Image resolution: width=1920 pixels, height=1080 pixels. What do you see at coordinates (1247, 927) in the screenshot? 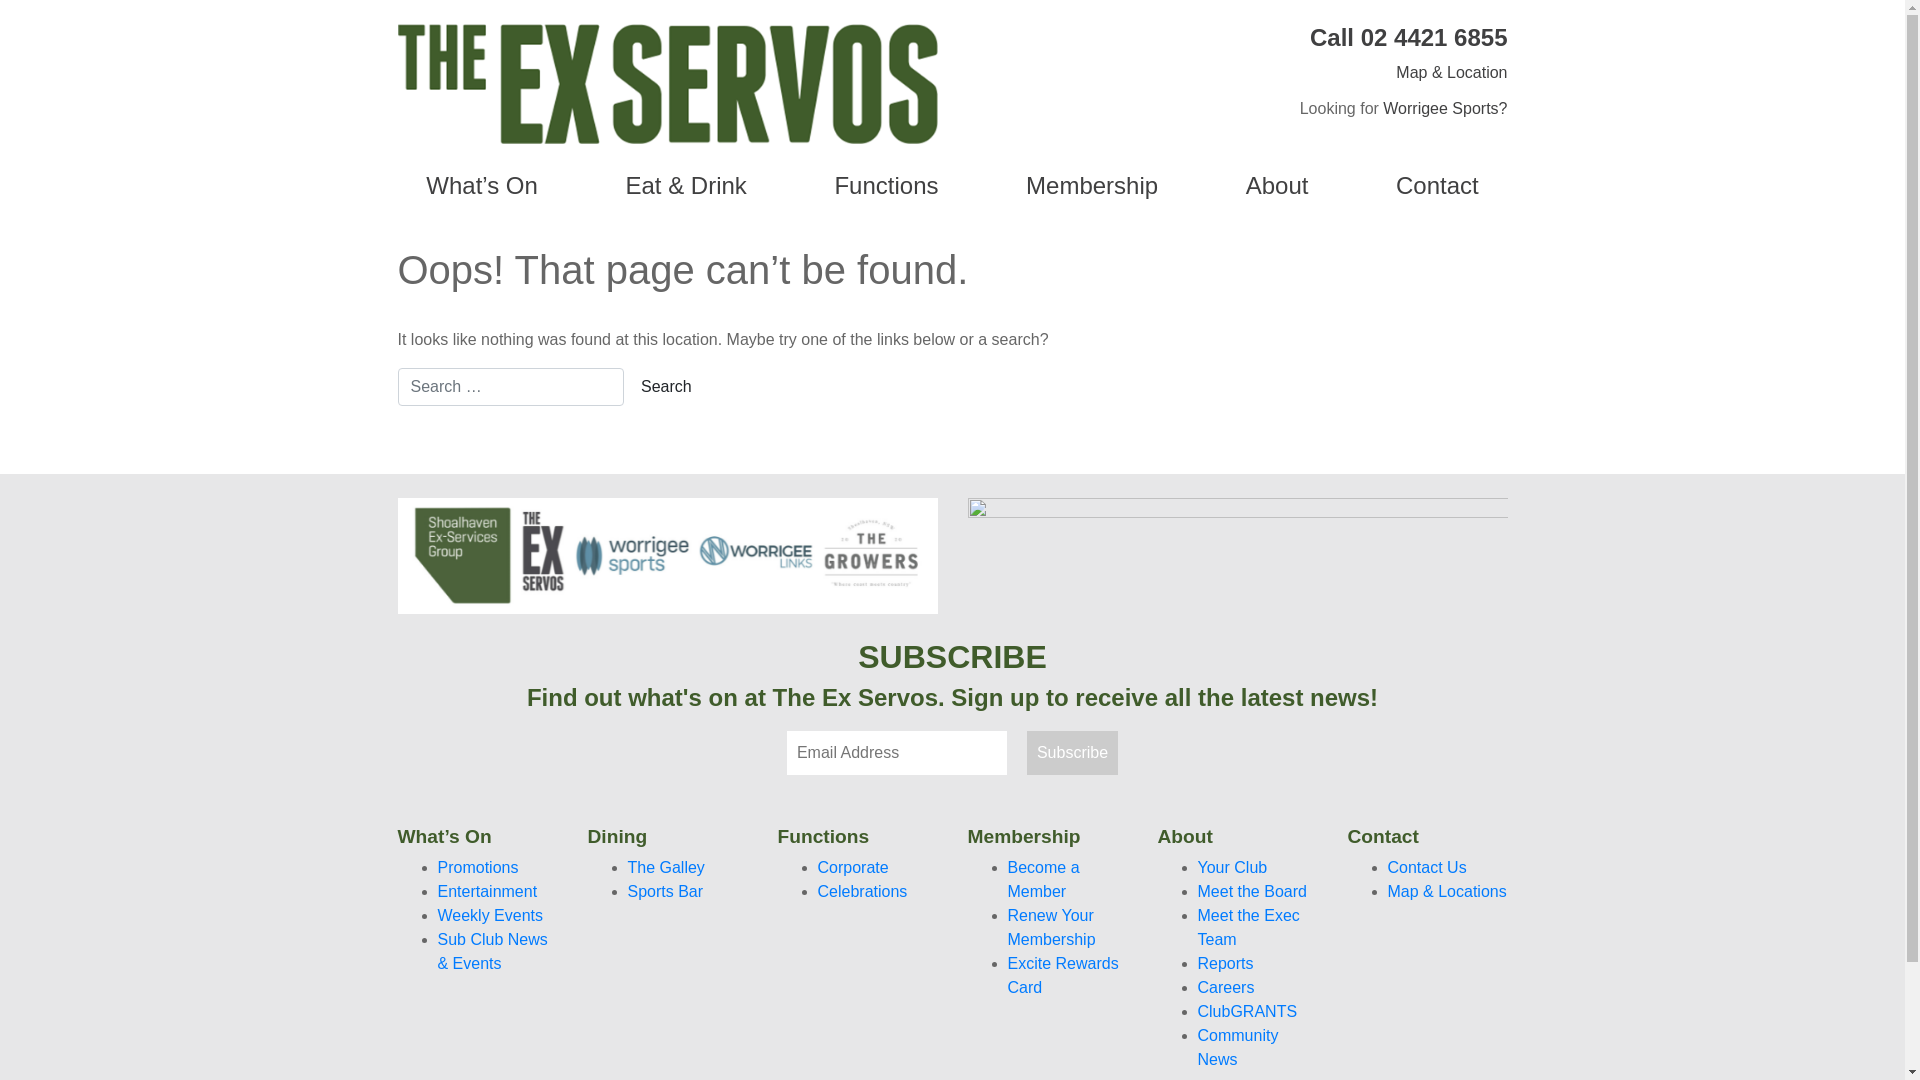
I see `'Meet the Exec Team'` at bounding box center [1247, 927].